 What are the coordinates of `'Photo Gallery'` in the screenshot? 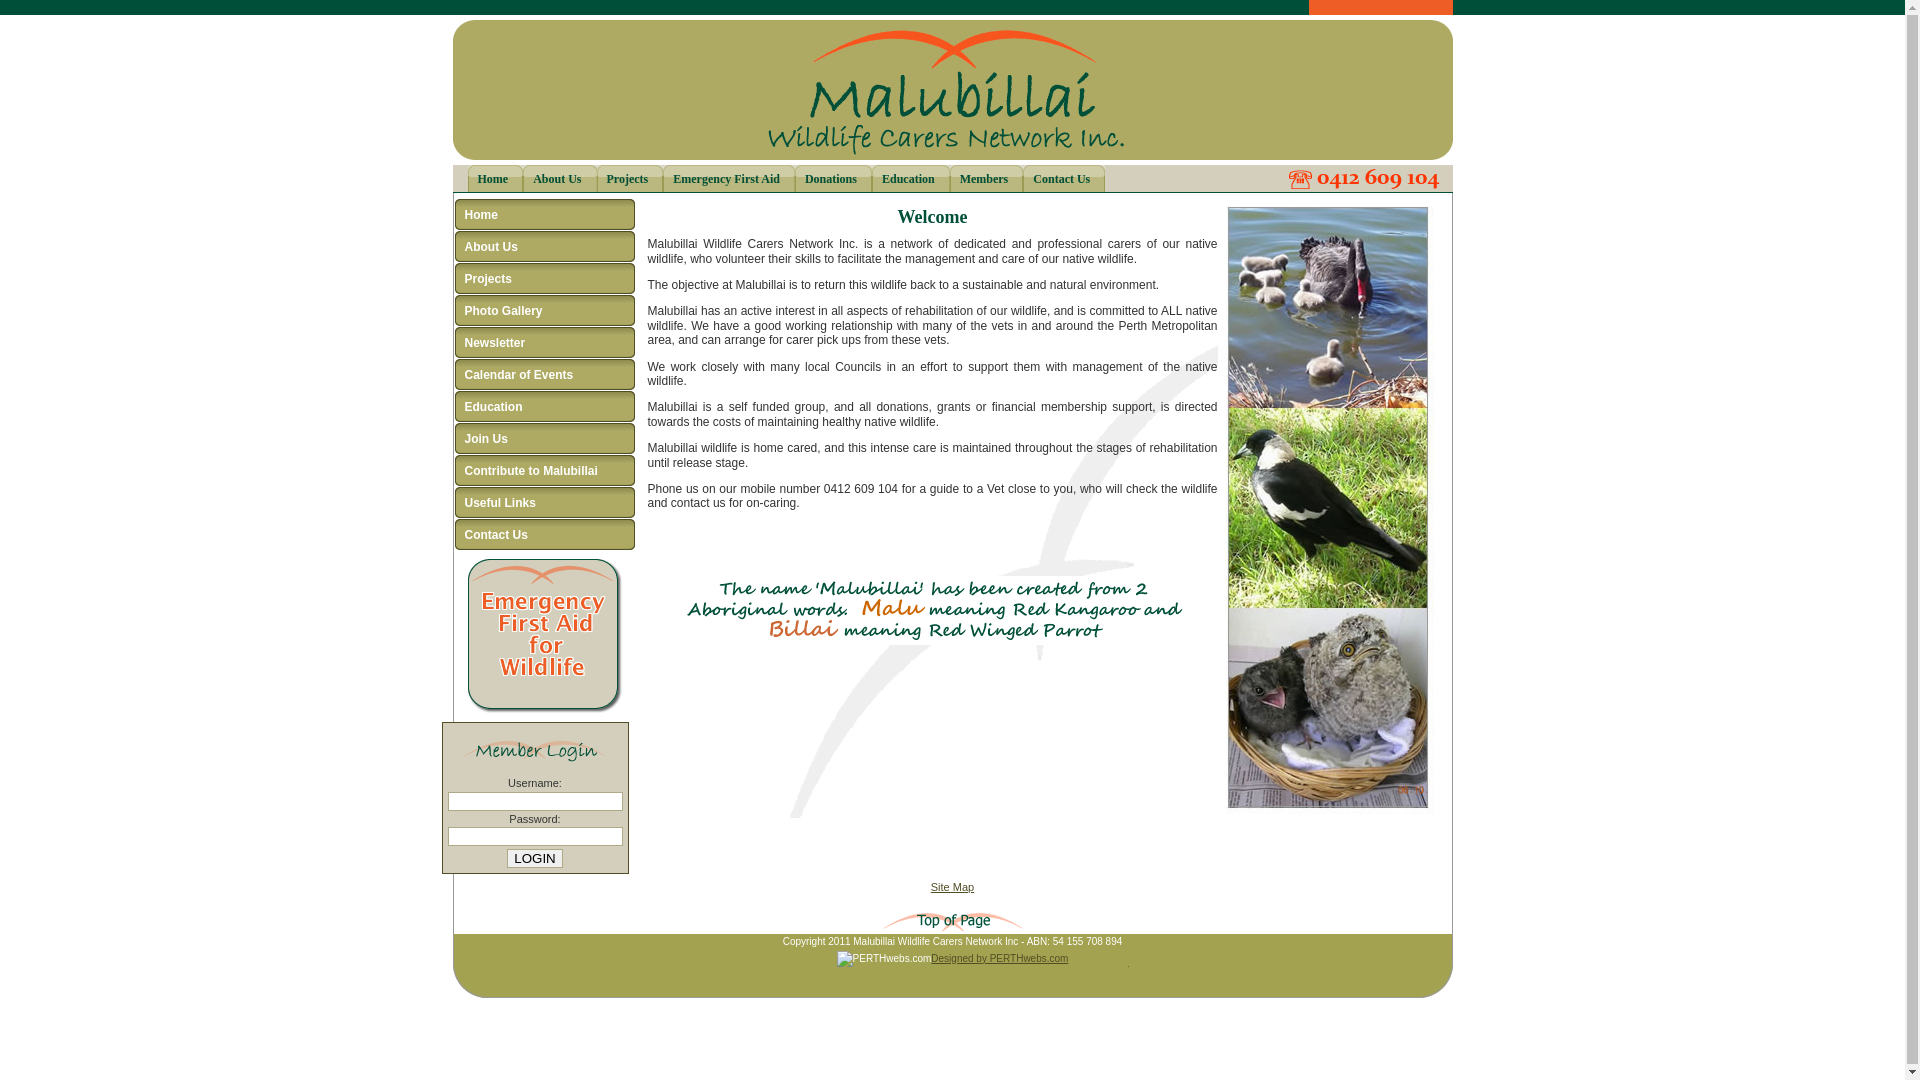 It's located at (453, 311).